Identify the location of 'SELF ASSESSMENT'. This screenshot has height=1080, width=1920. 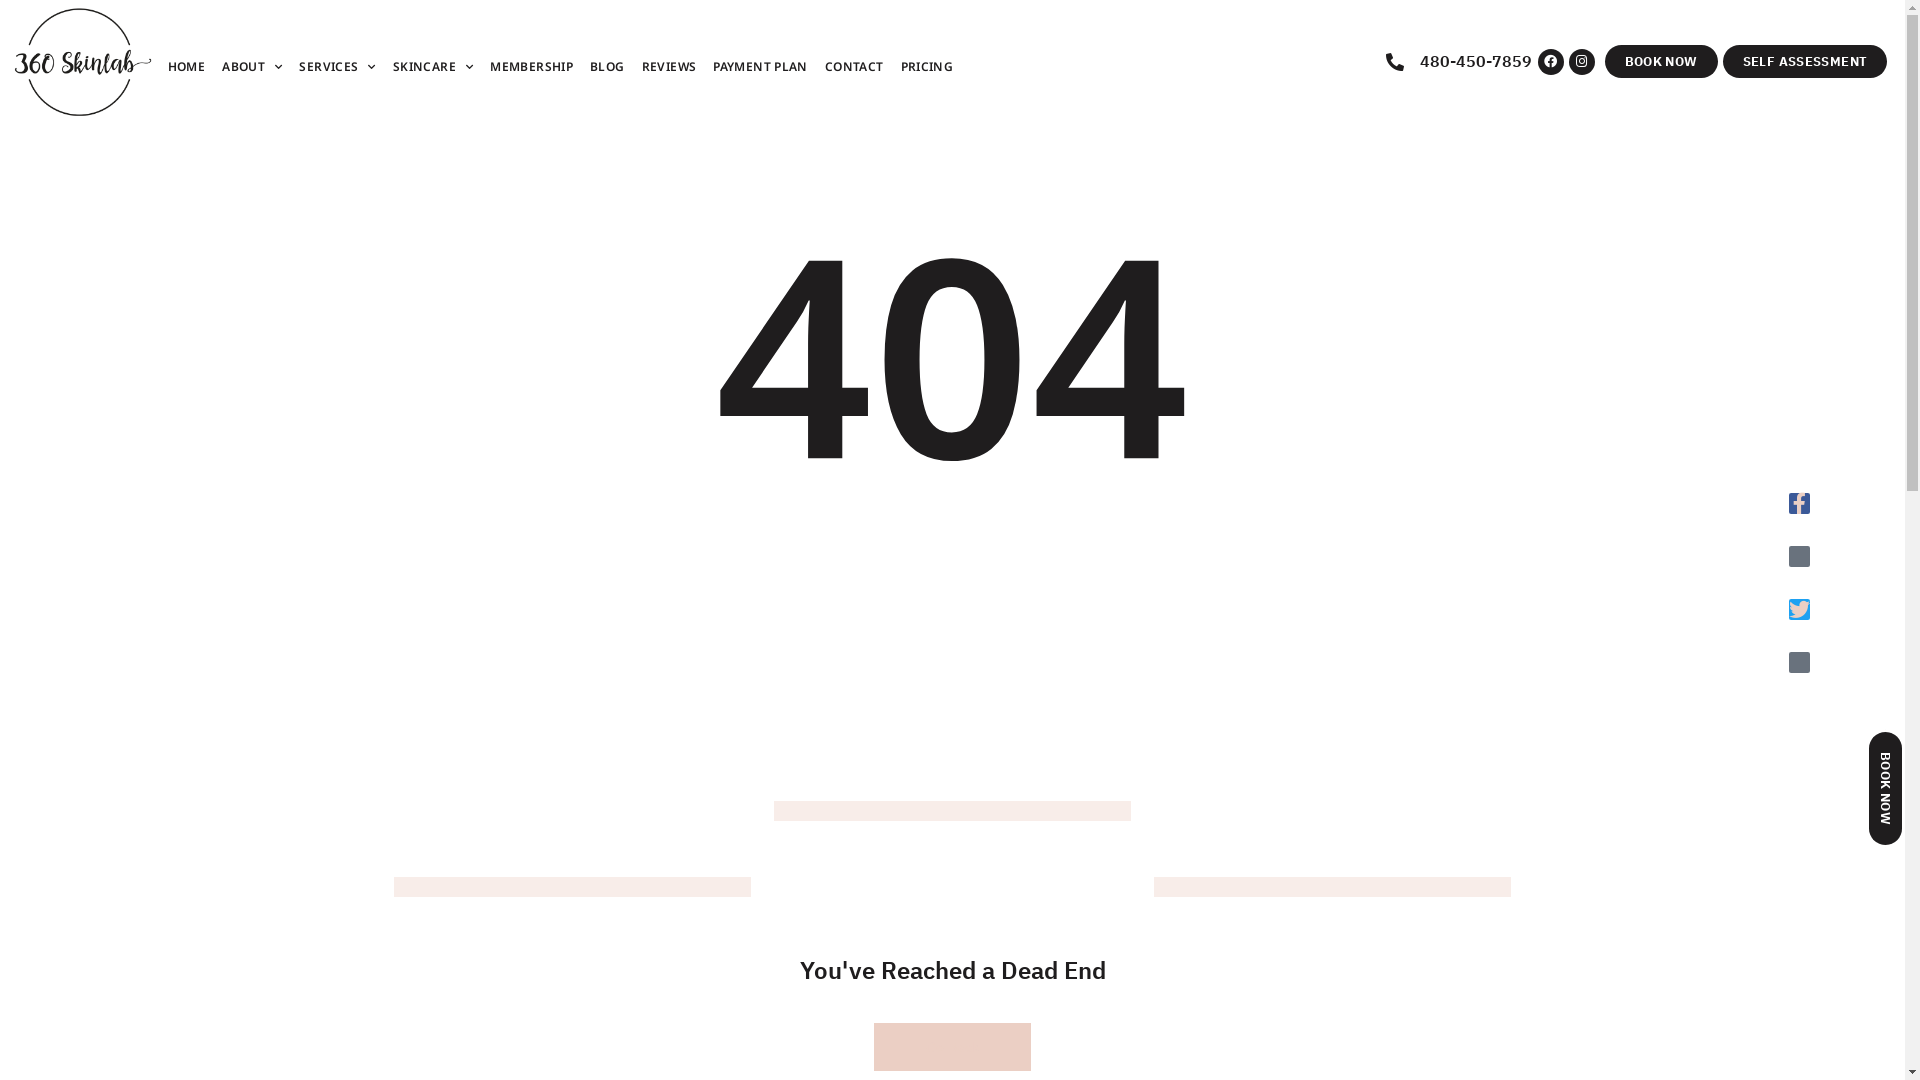
(1722, 60).